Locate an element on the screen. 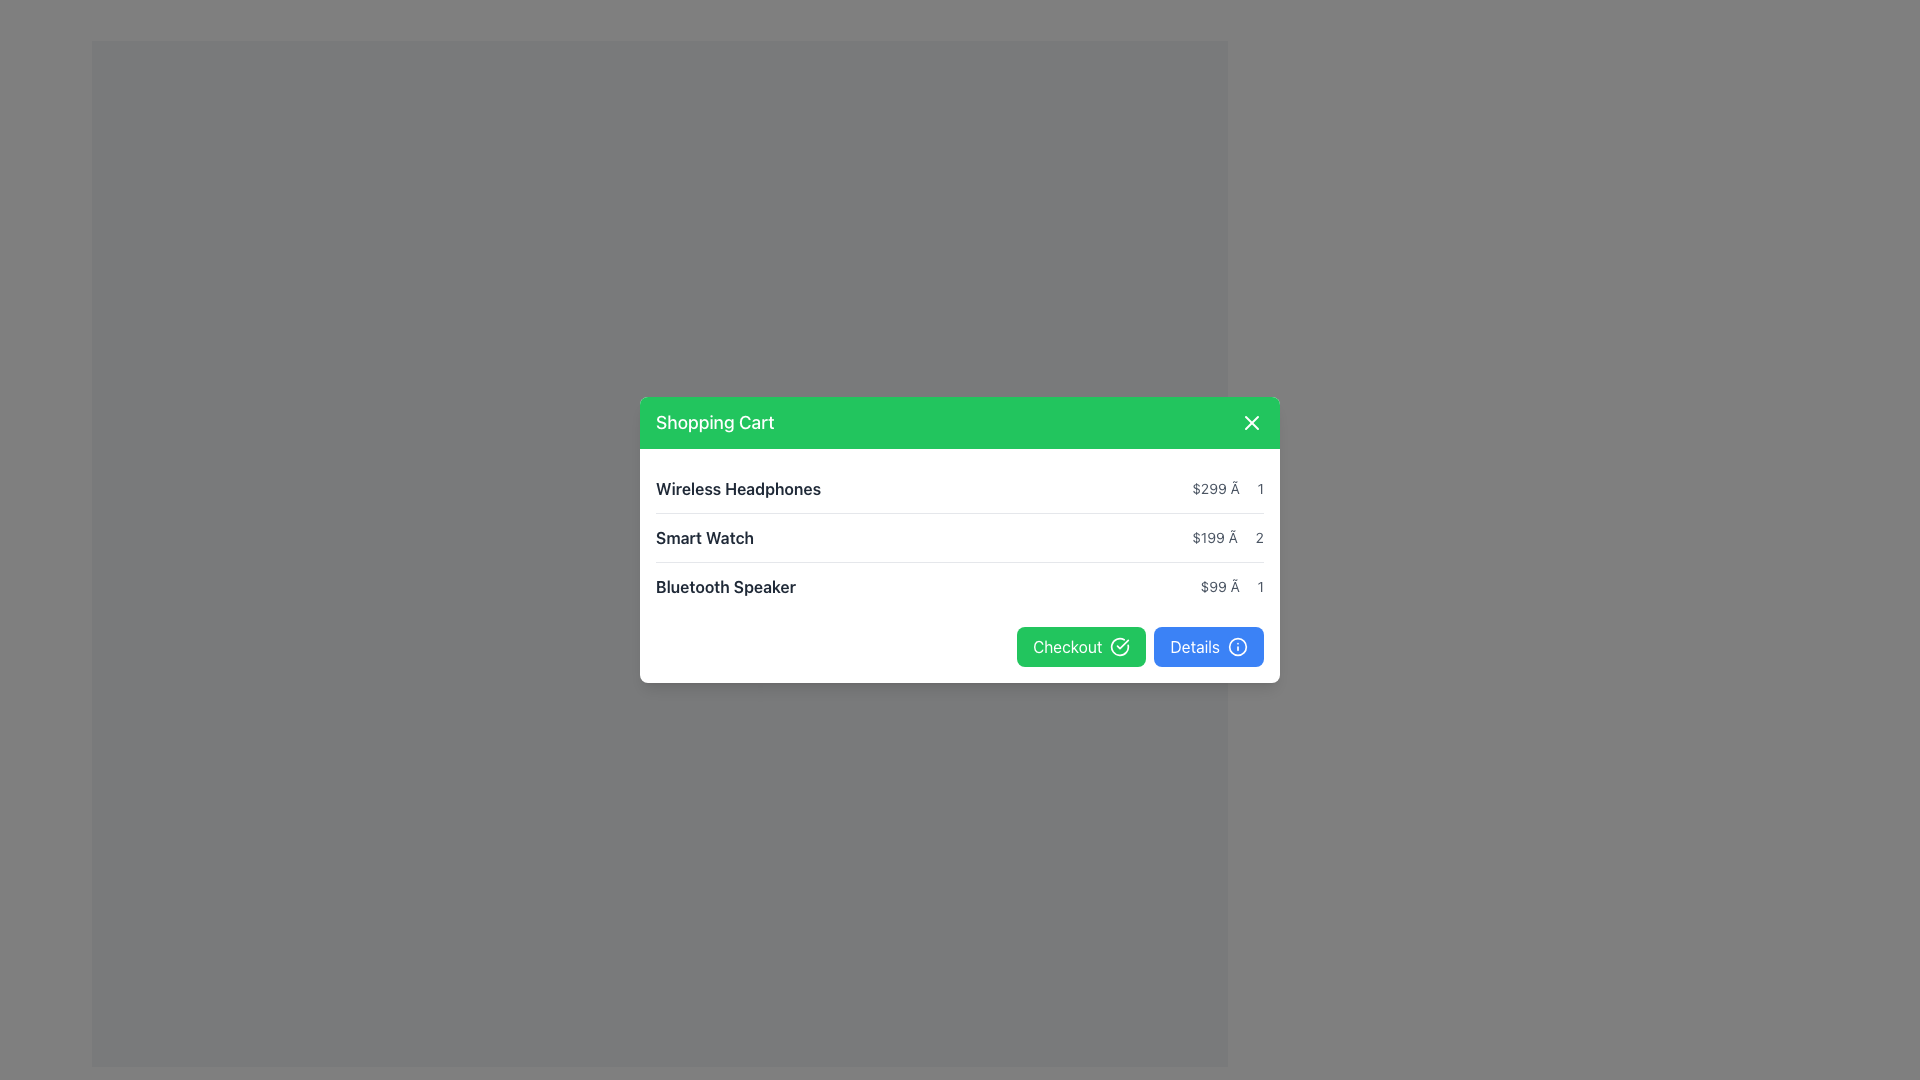 The image size is (1920, 1080). the product name text label in the third row of the shopping cart, which is aligned to the left side under the cart title 'Shopping Cart' is located at coordinates (724, 585).